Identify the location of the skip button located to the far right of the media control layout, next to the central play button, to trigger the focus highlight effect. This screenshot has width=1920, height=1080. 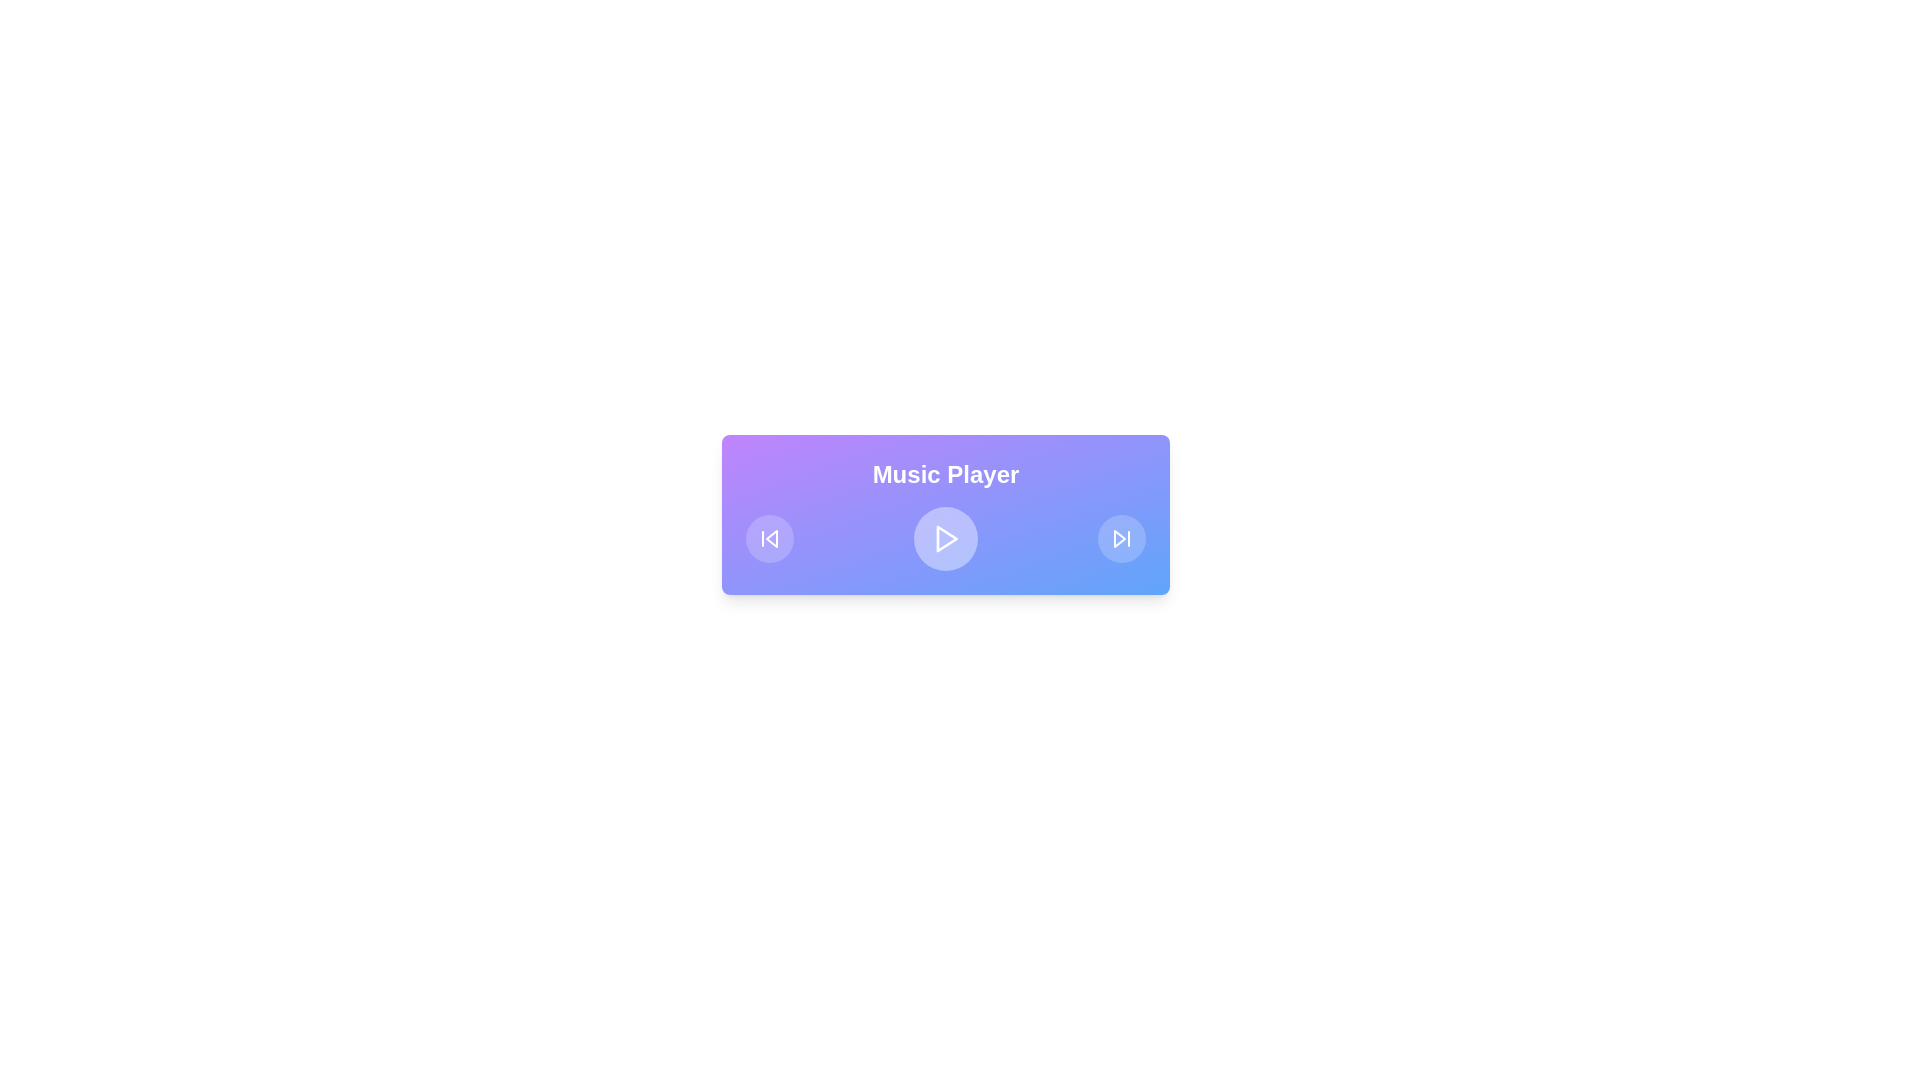
(1122, 538).